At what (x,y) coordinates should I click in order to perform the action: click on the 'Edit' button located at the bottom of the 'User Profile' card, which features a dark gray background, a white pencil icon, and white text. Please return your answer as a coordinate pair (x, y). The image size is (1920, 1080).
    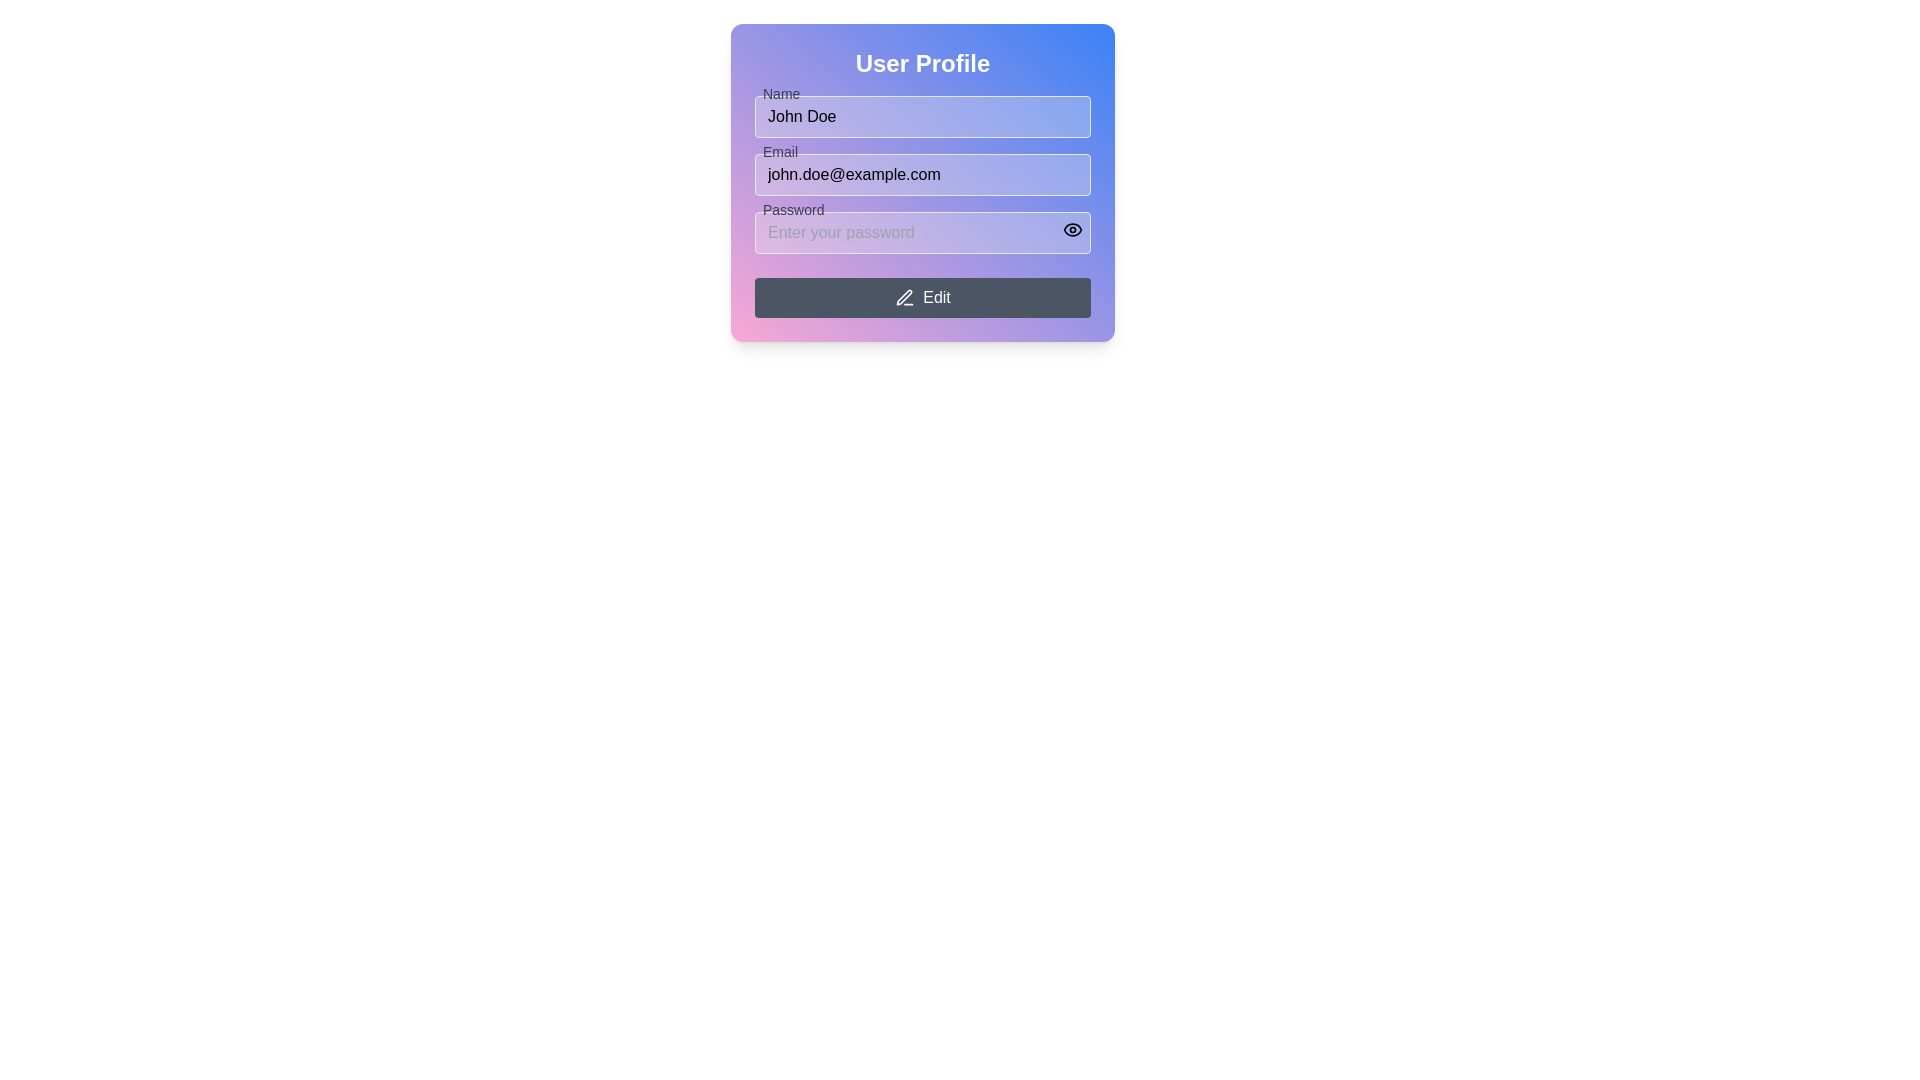
    Looking at the image, I should click on (921, 297).